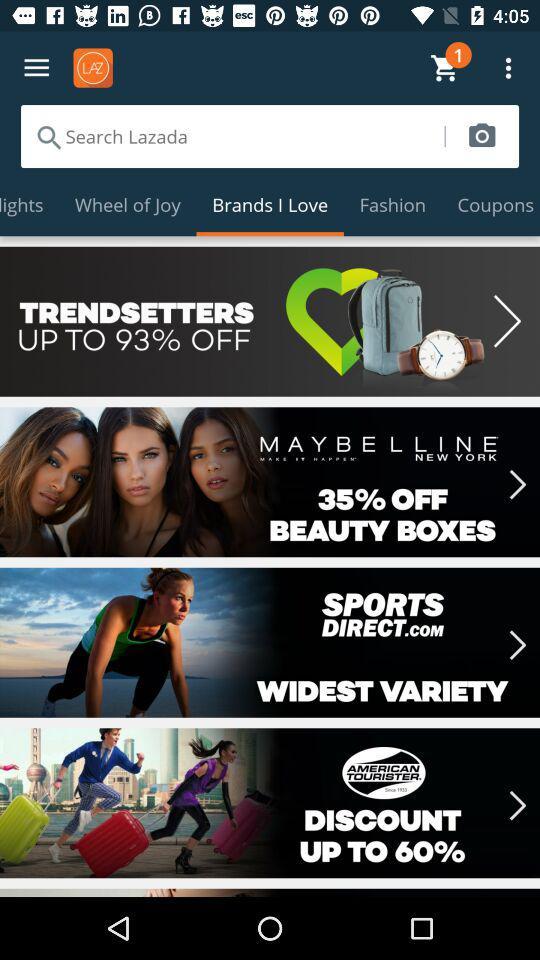  What do you see at coordinates (270, 321) in the screenshot?
I see `advertisement` at bounding box center [270, 321].